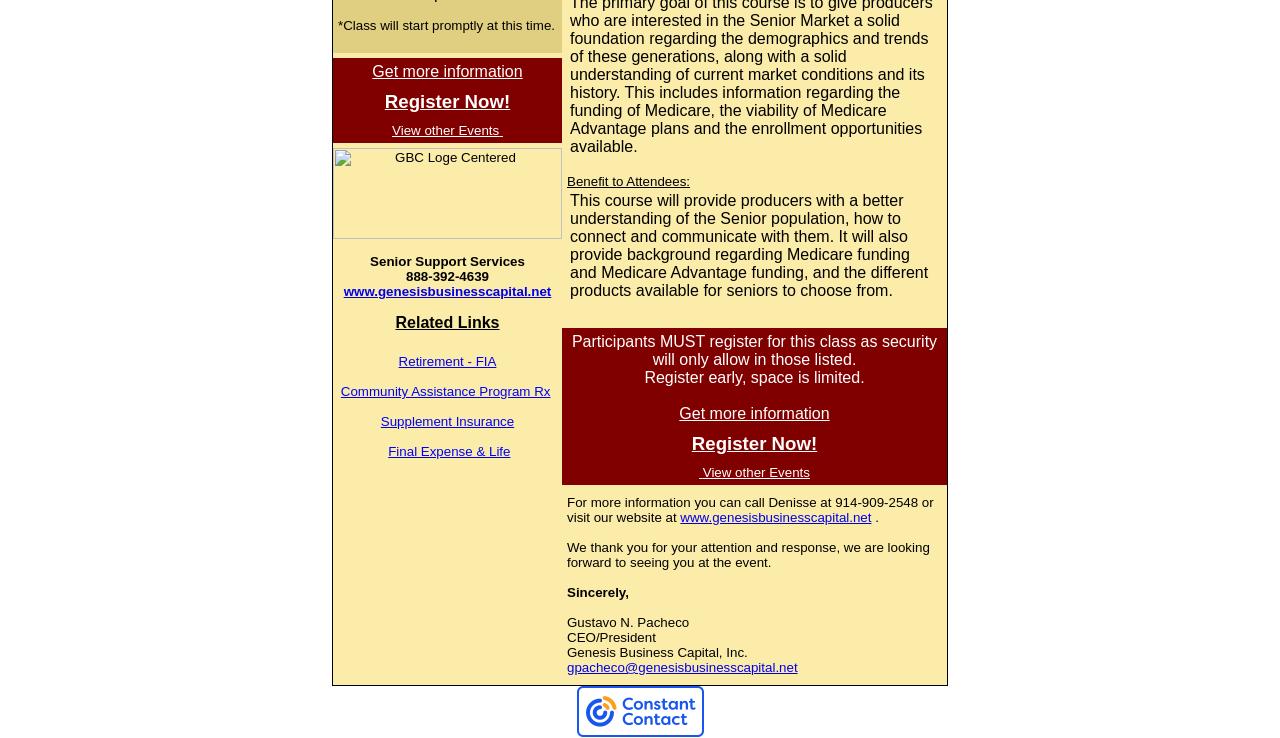  What do you see at coordinates (395, 321) in the screenshot?
I see `'Related Links'` at bounding box center [395, 321].